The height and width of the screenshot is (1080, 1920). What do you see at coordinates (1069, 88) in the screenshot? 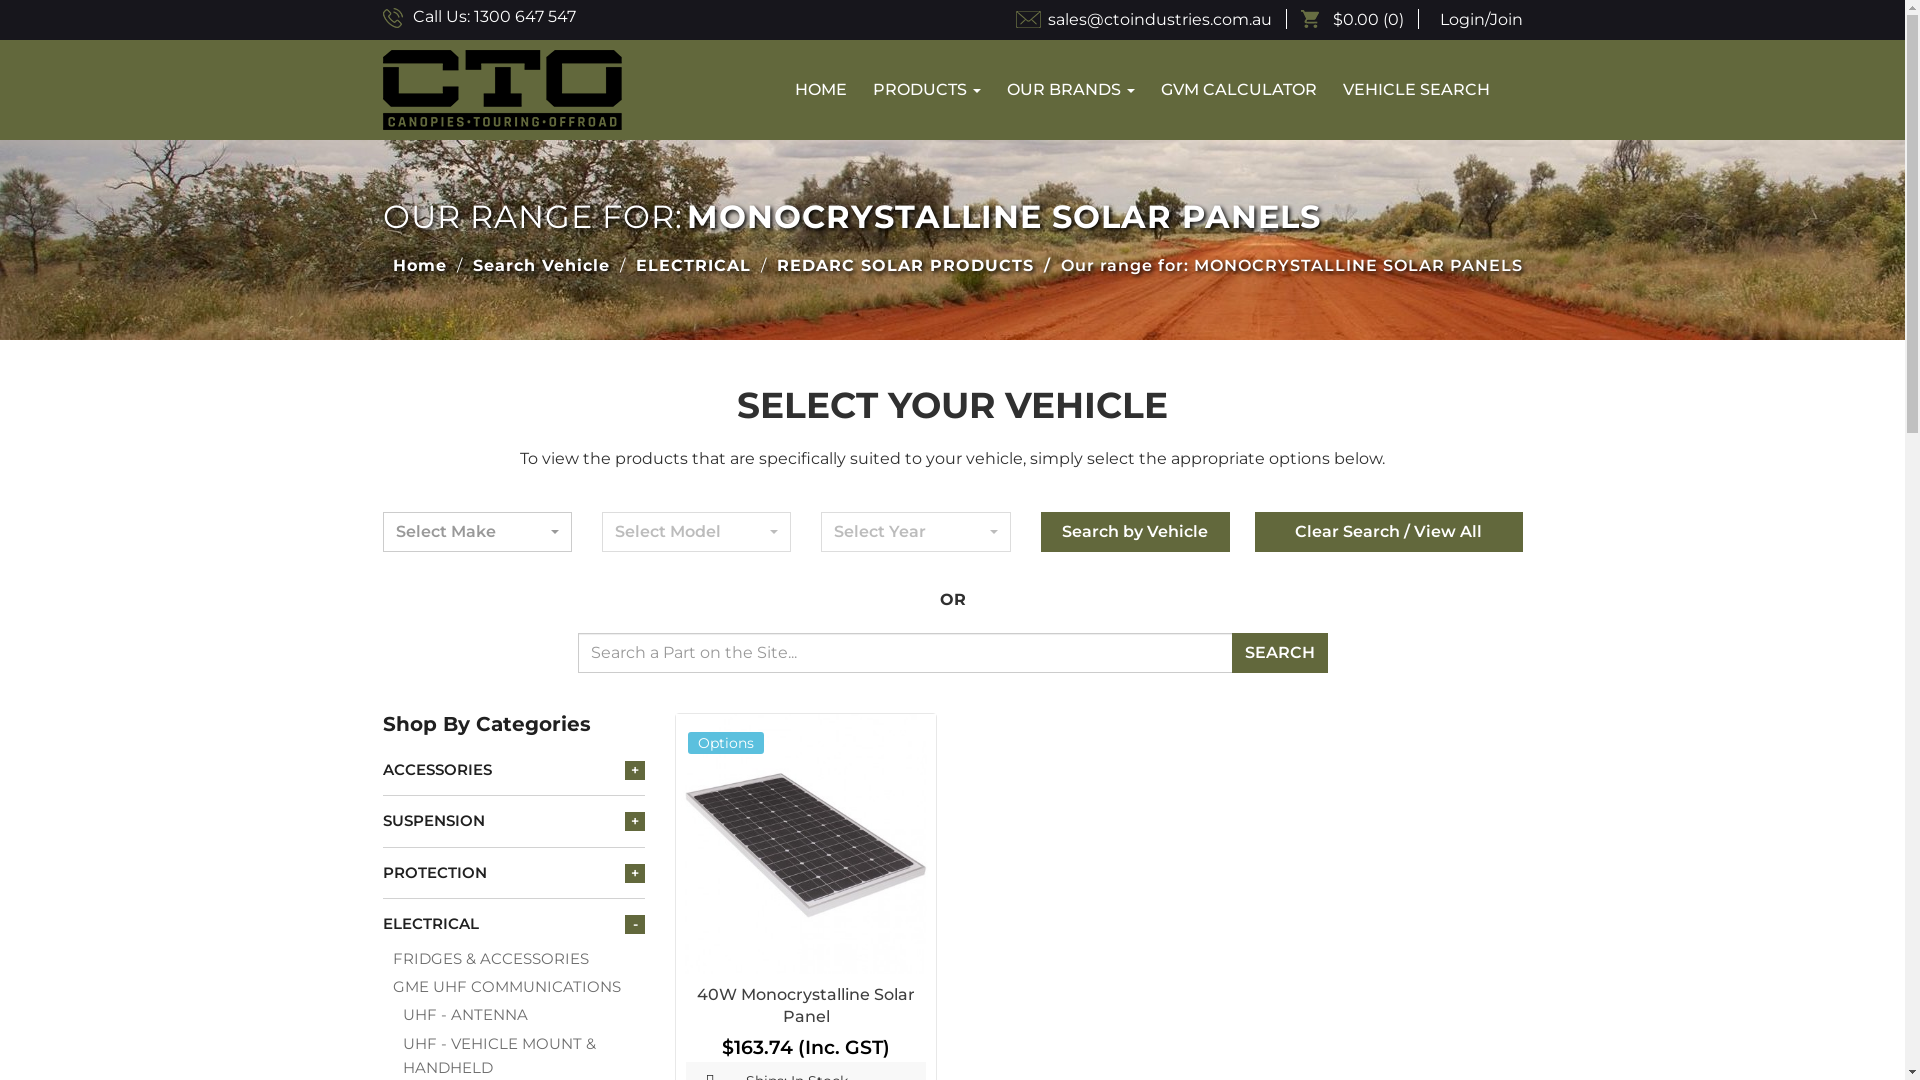
I see `'OUR BRANDS'` at bounding box center [1069, 88].